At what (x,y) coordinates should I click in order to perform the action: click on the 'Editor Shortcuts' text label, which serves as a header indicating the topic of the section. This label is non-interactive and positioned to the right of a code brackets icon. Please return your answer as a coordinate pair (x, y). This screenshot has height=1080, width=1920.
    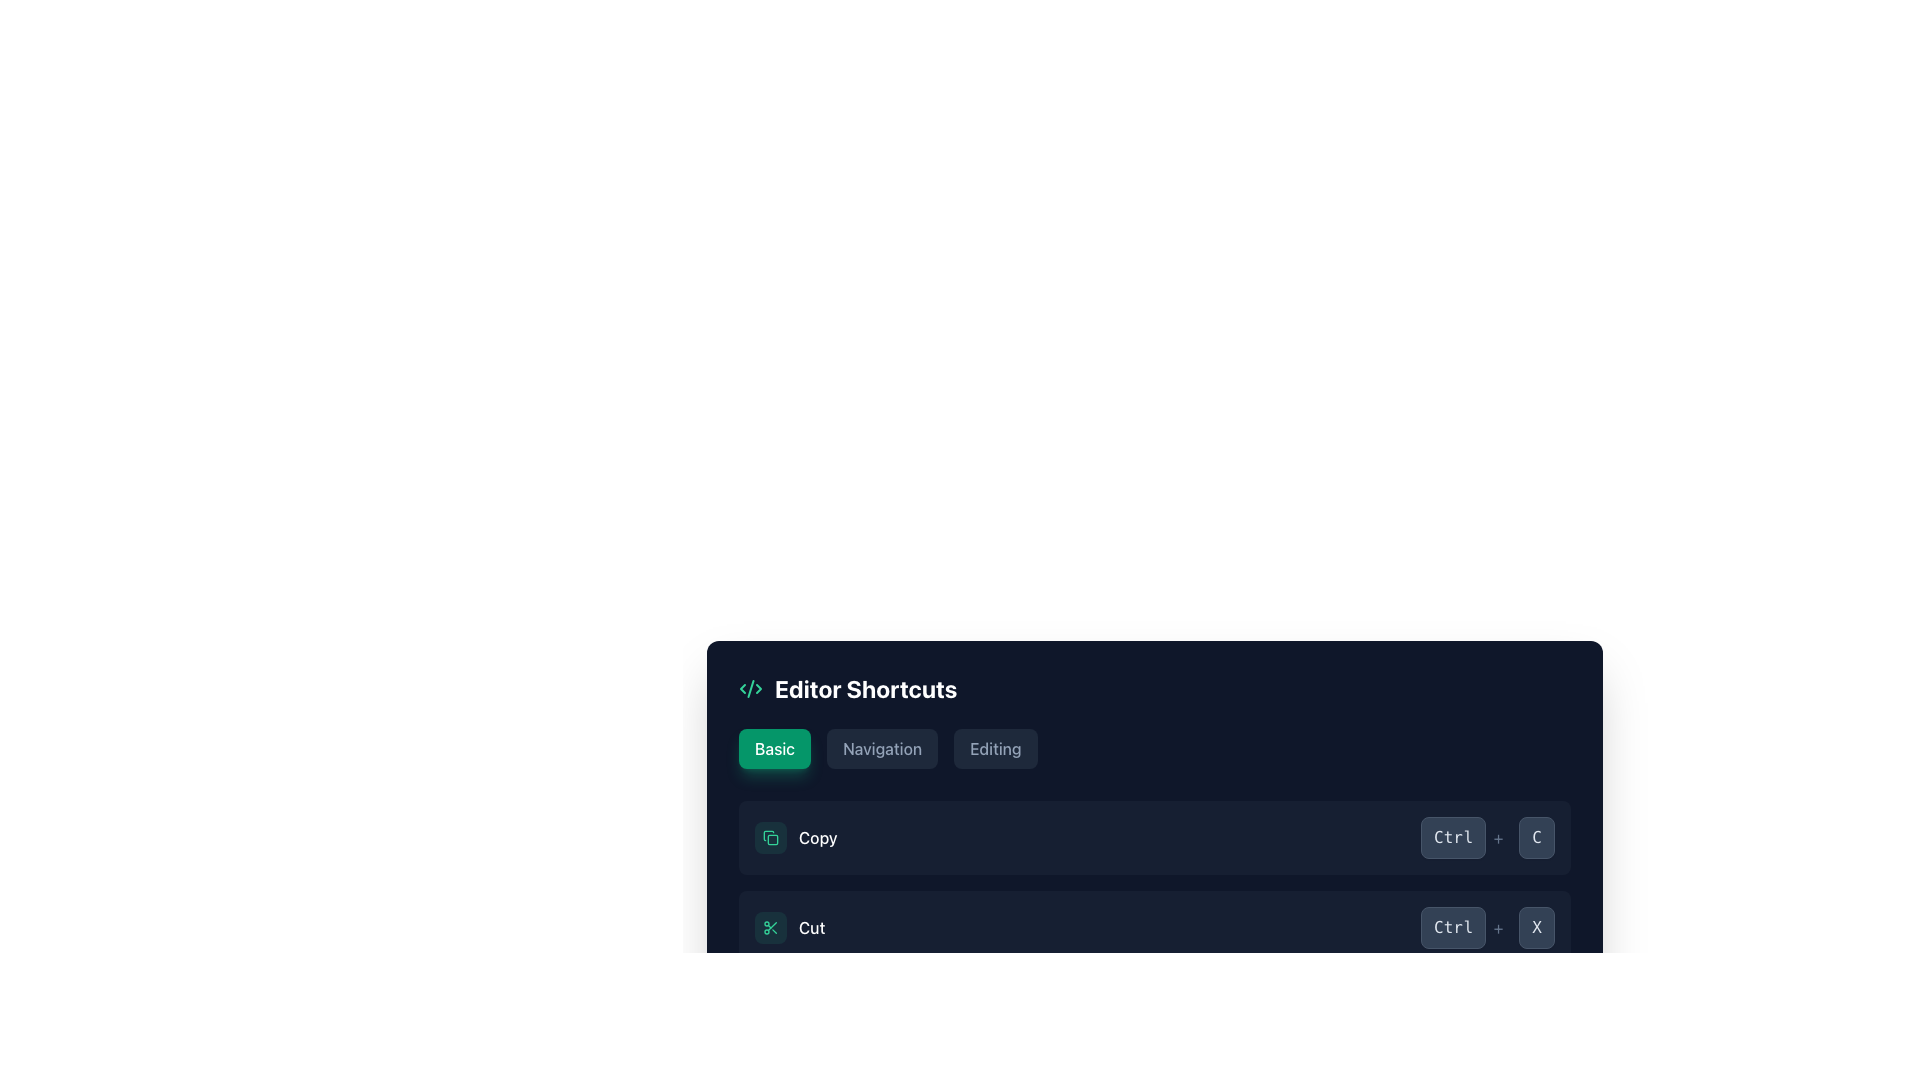
    Looking at the image, I should click on (866, 688).